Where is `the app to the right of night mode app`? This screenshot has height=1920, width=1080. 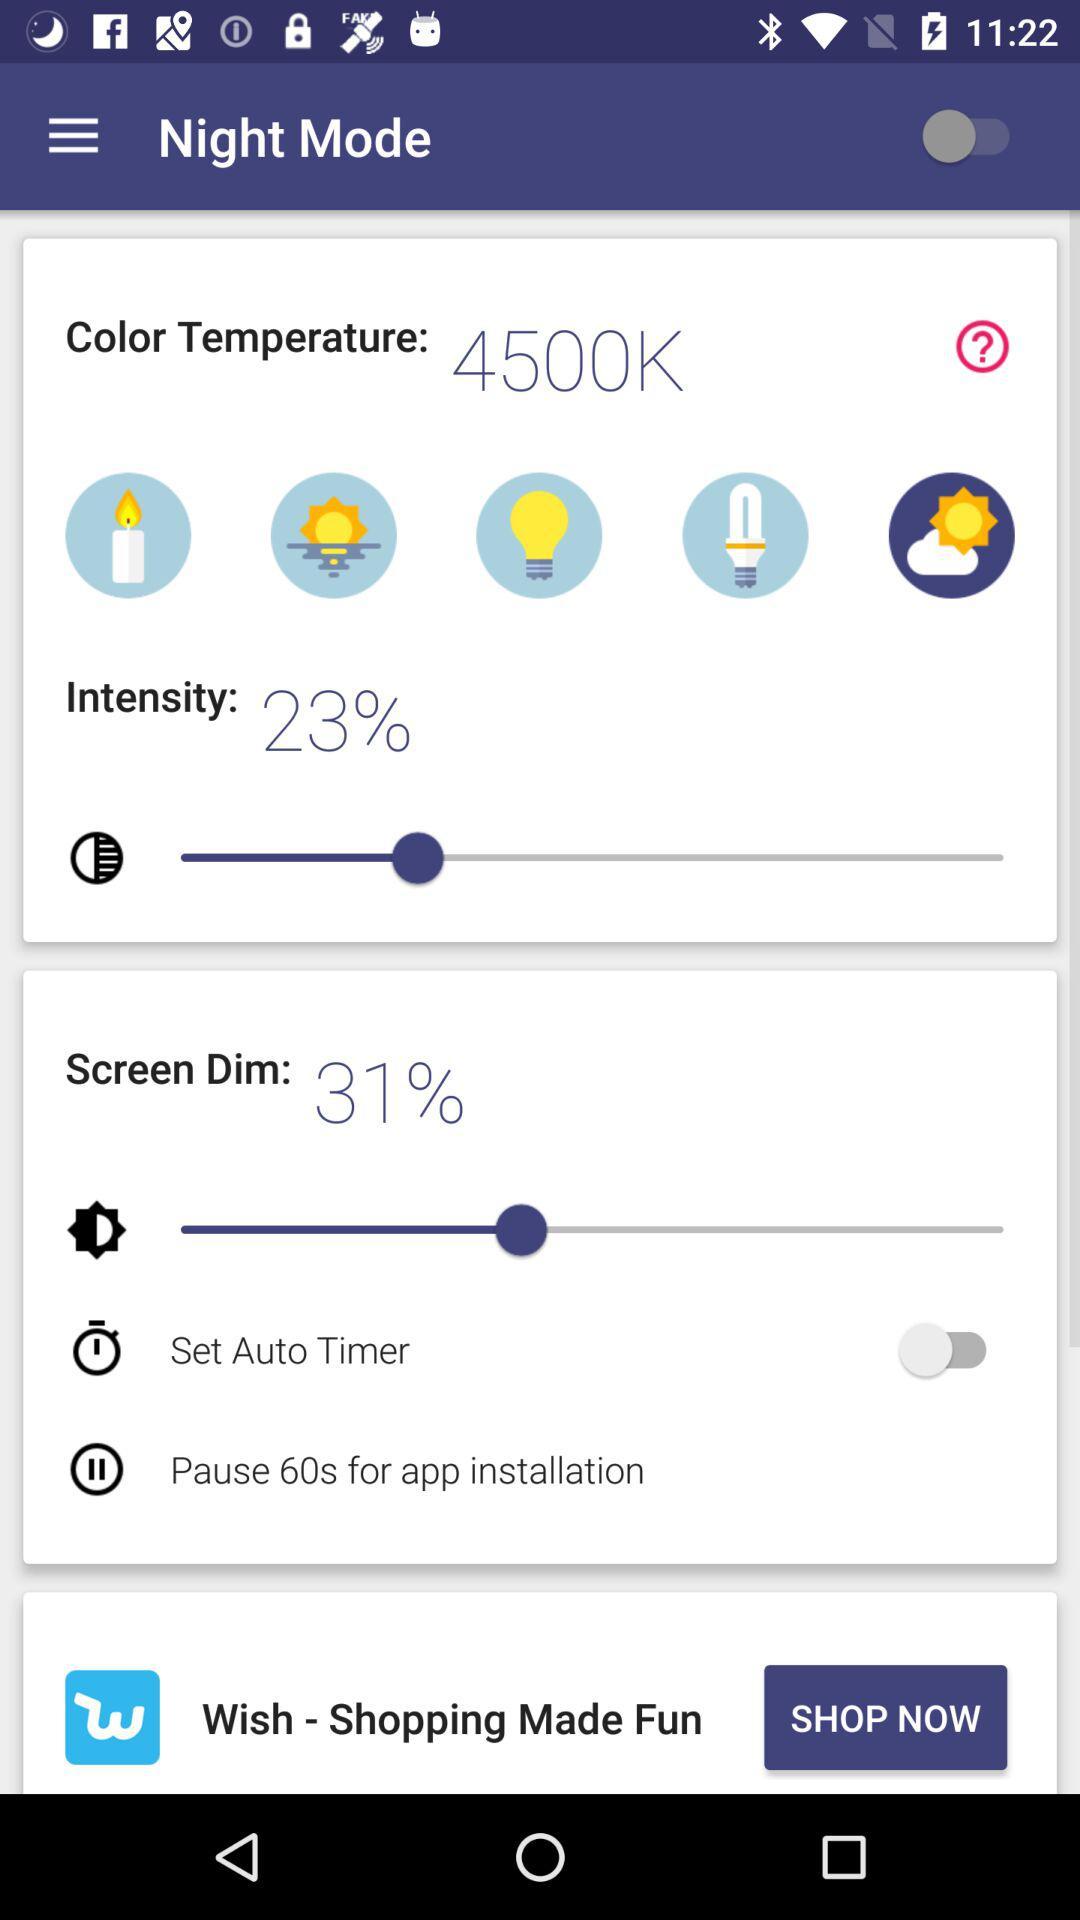
the app to the right of night mode app is located at coordinates (974, 135).